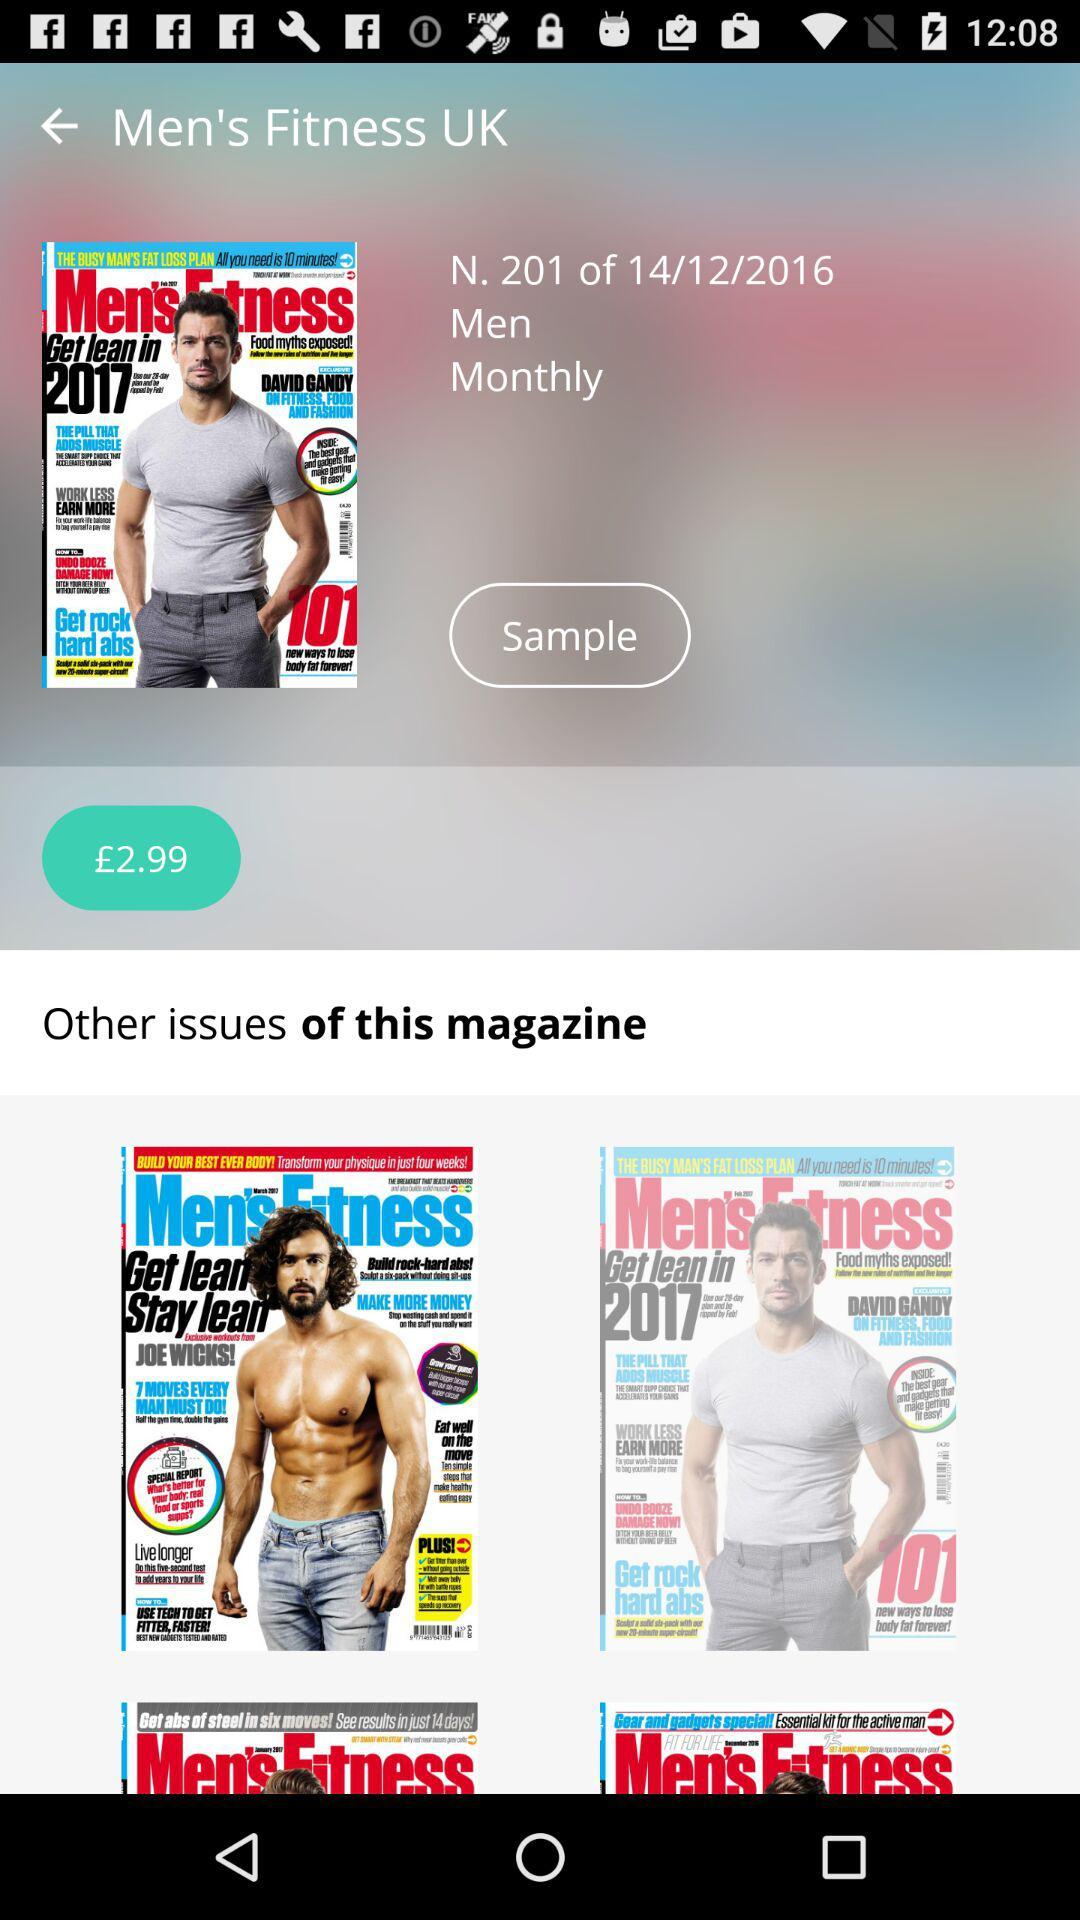 This screenshot has width=1080, height=1920. I want to click on the sample item, so click(570, 634).